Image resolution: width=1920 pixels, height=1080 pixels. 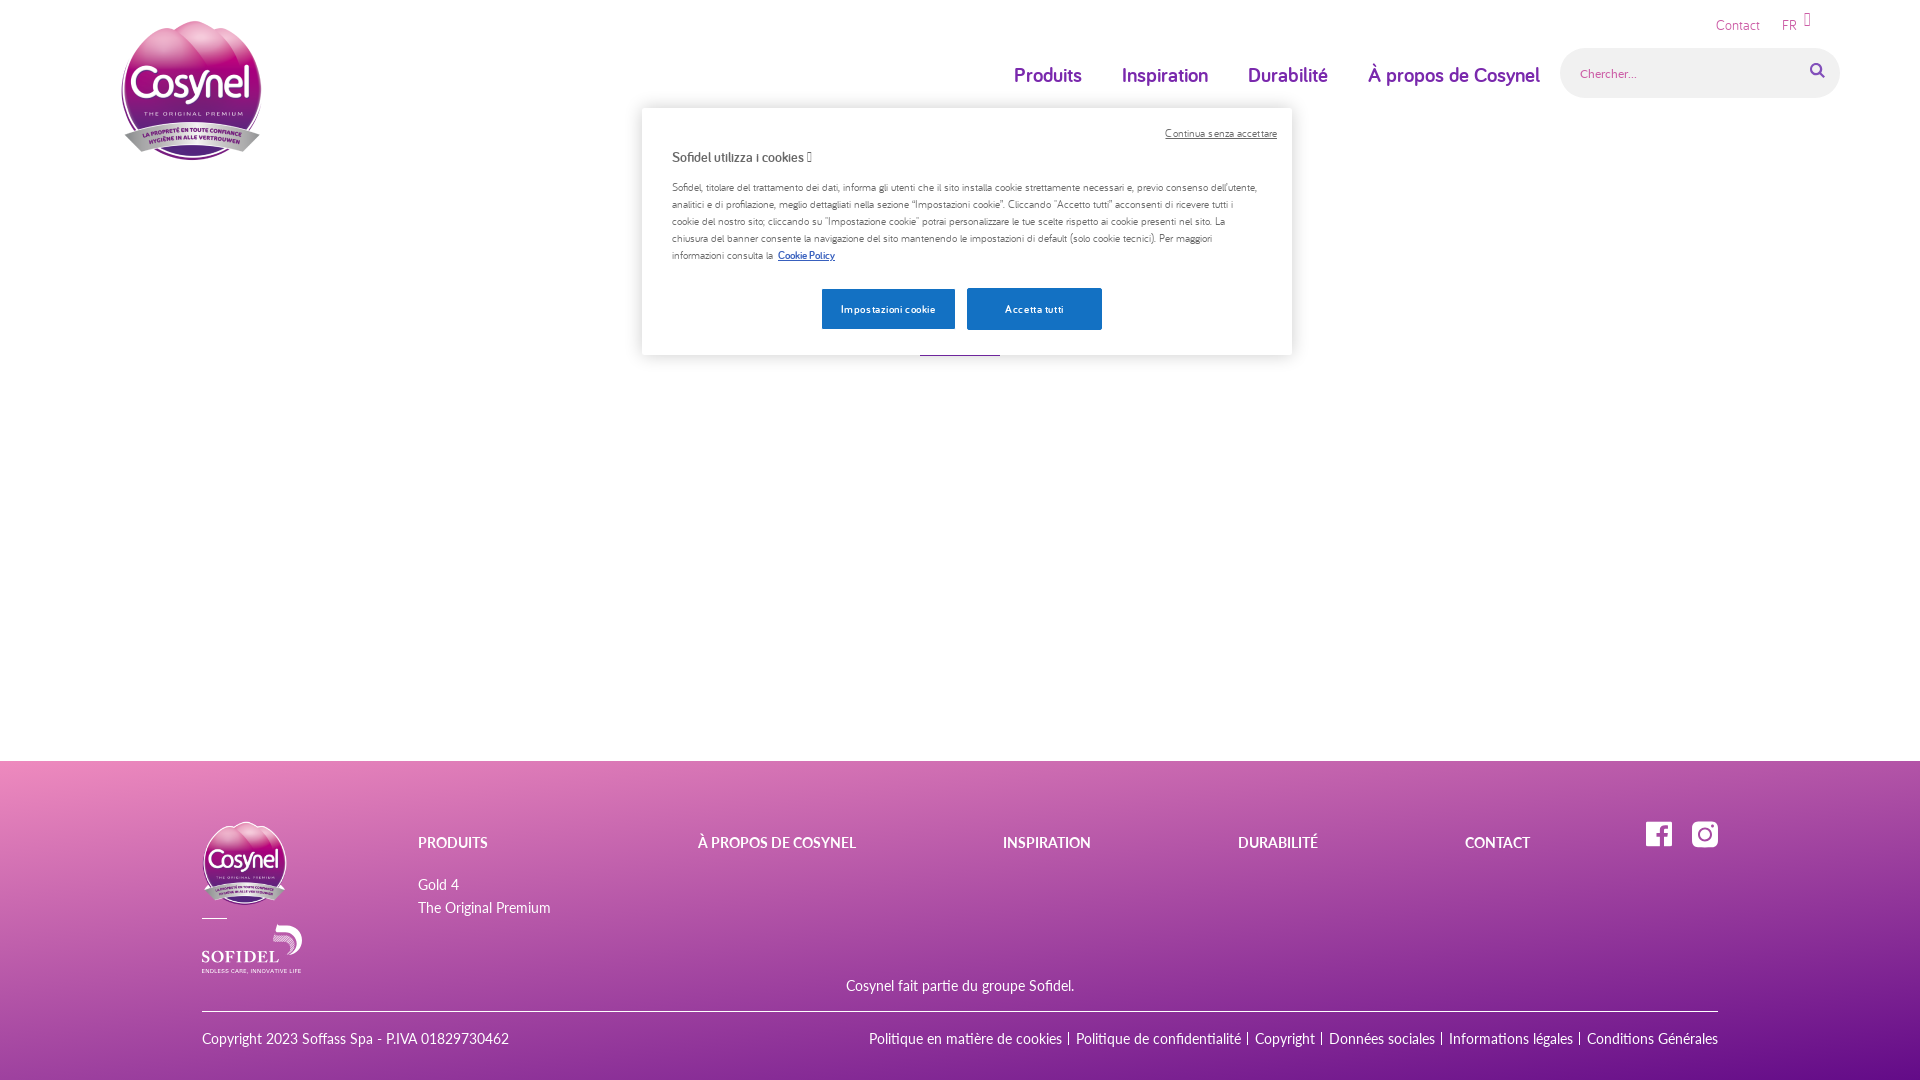 I want to click on 'Produits', so click(x=1046, y=73).